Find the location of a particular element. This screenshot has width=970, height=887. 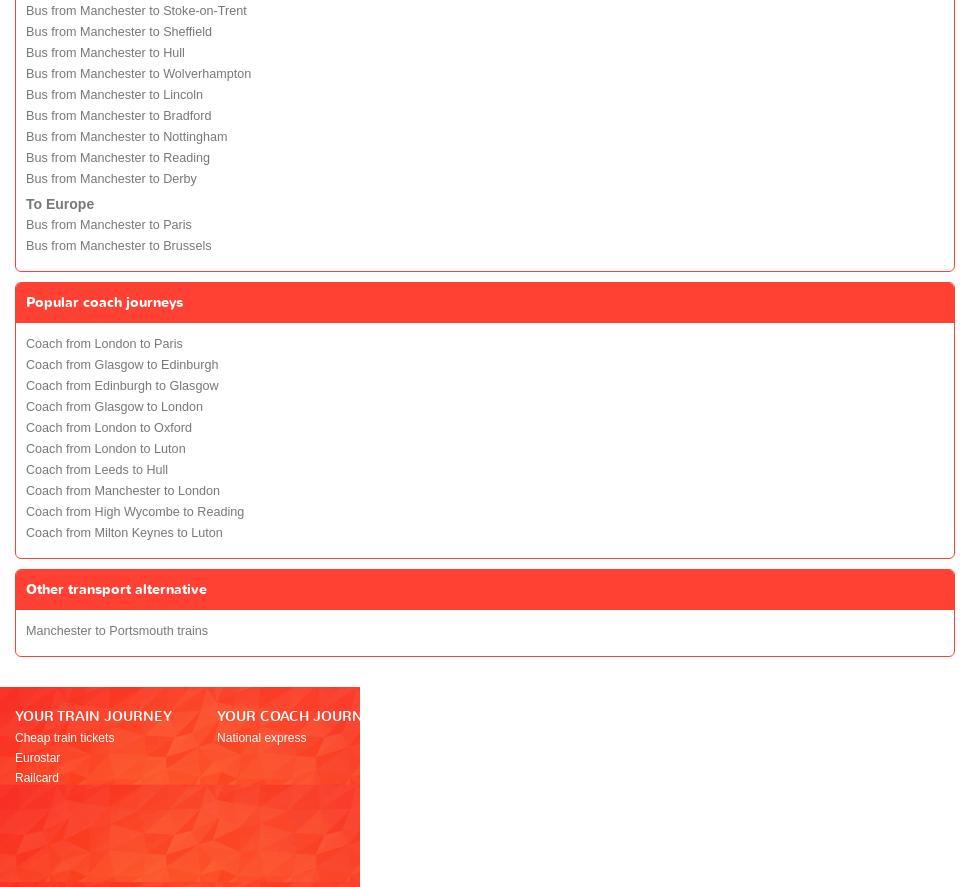

'Privacy Policy' is located at coordinates (620, 856).